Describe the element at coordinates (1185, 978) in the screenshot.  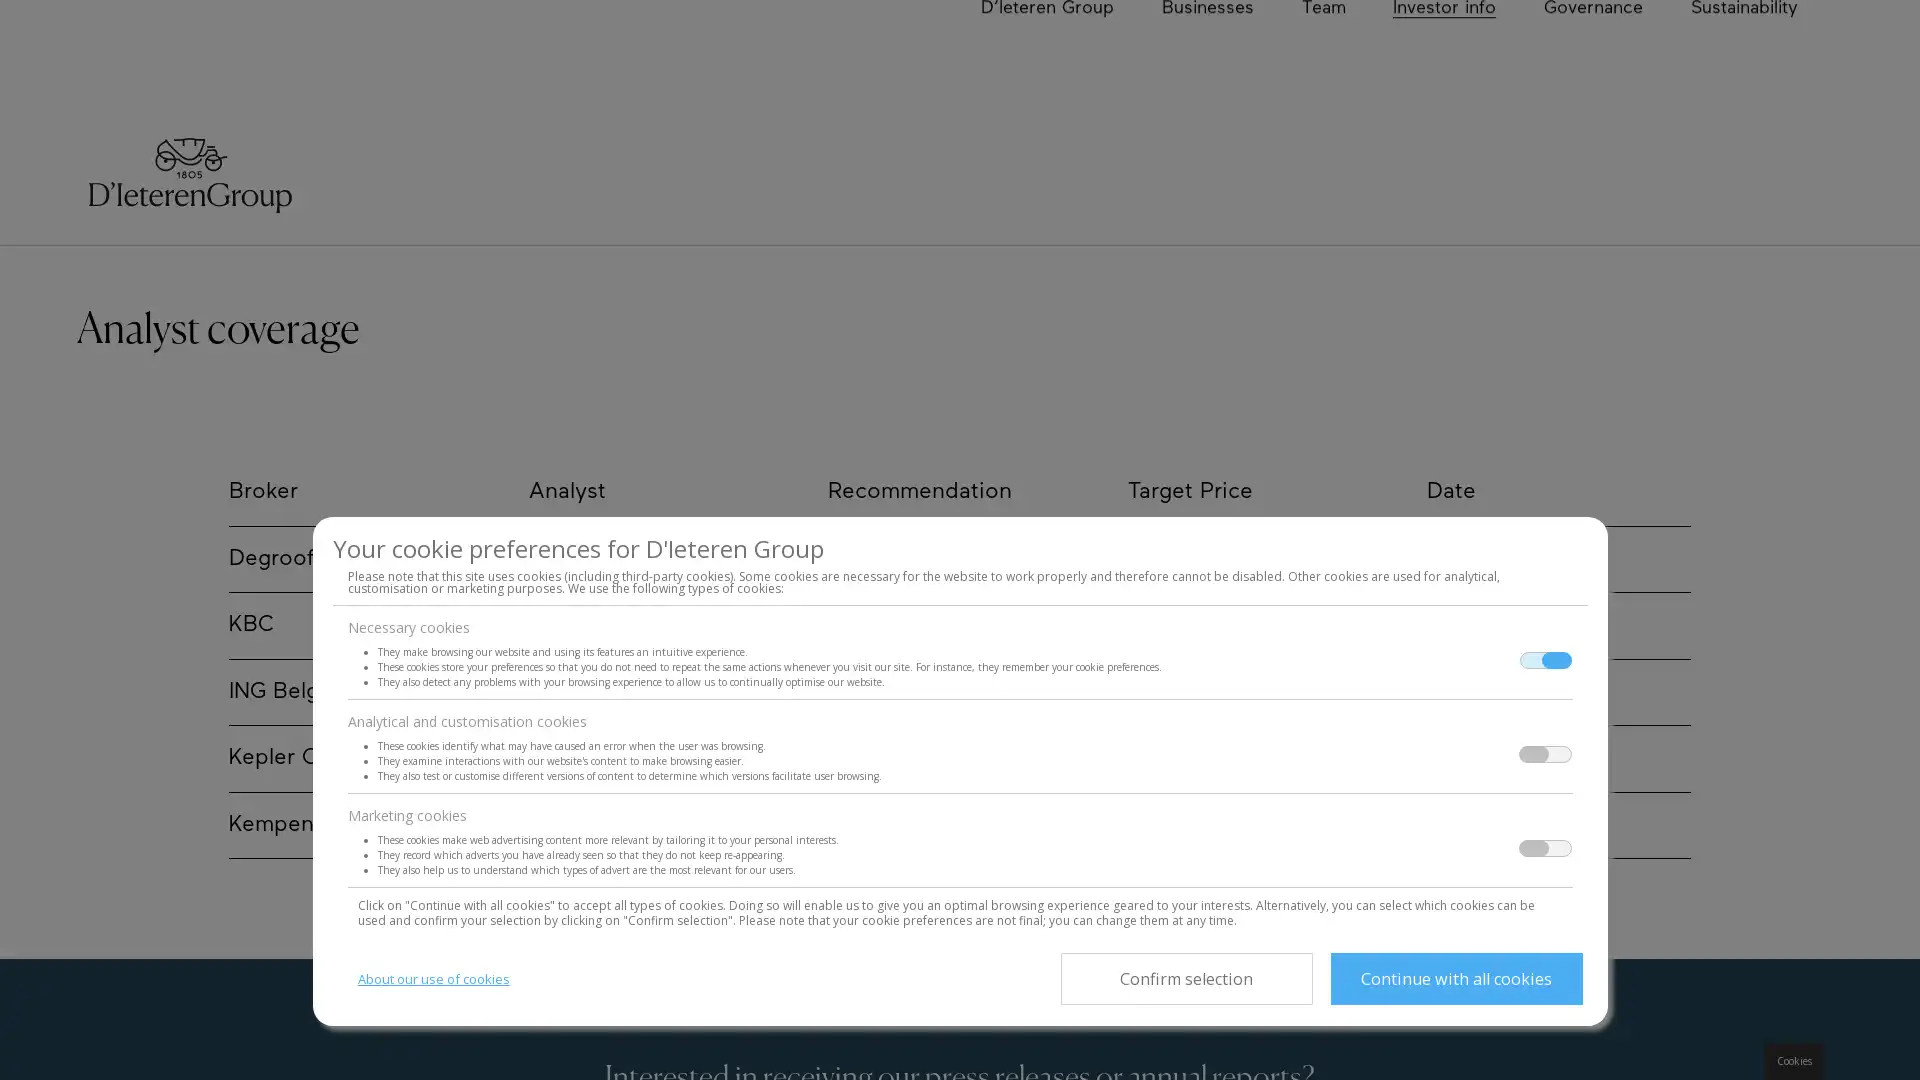
I see `Save Consent Preferences` at that location.